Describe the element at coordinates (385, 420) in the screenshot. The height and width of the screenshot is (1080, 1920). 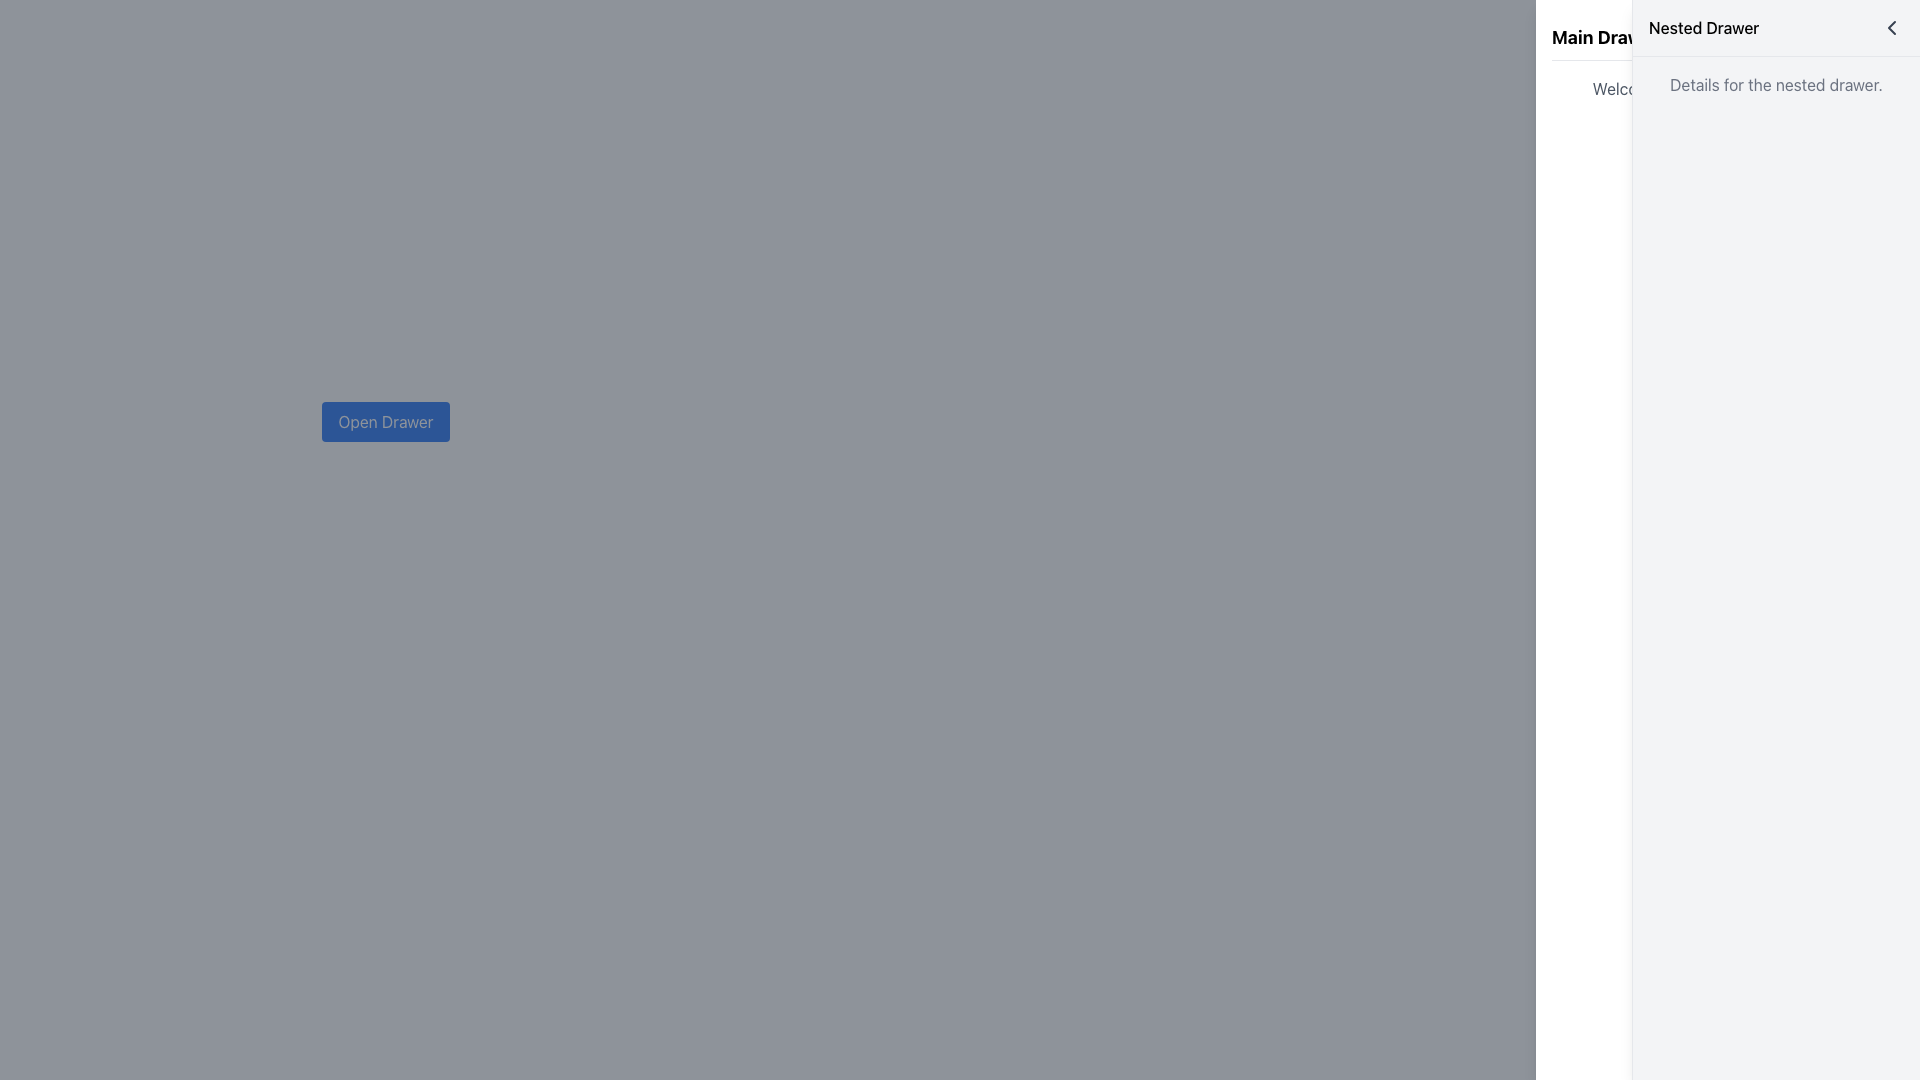
I see `the 'Open Drawer' button, which is a rectangular button with rounded corners, a blue background, and white text` at that location.